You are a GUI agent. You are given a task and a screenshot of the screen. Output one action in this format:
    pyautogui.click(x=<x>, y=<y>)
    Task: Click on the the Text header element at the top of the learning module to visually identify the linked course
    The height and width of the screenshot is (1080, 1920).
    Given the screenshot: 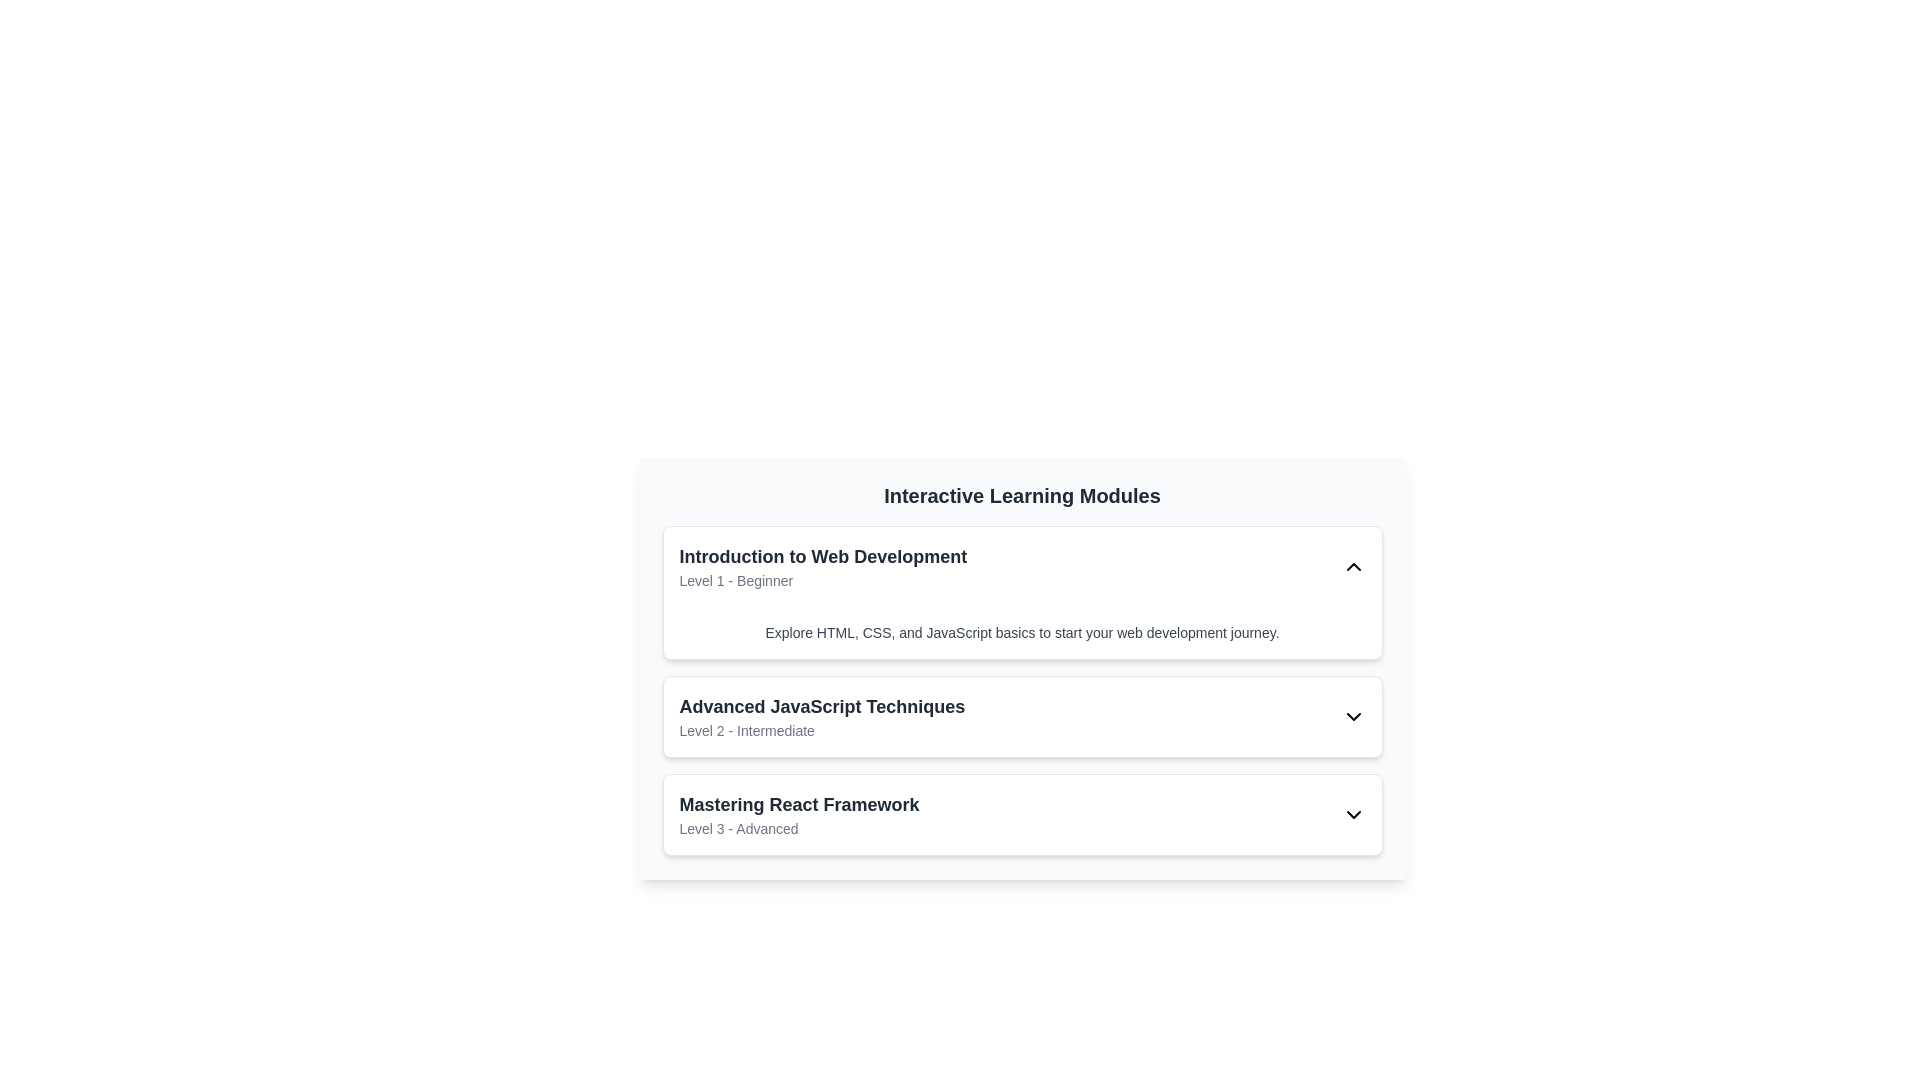 What is the action you would take?
    pyautogui.click(x=823, y=556)
    